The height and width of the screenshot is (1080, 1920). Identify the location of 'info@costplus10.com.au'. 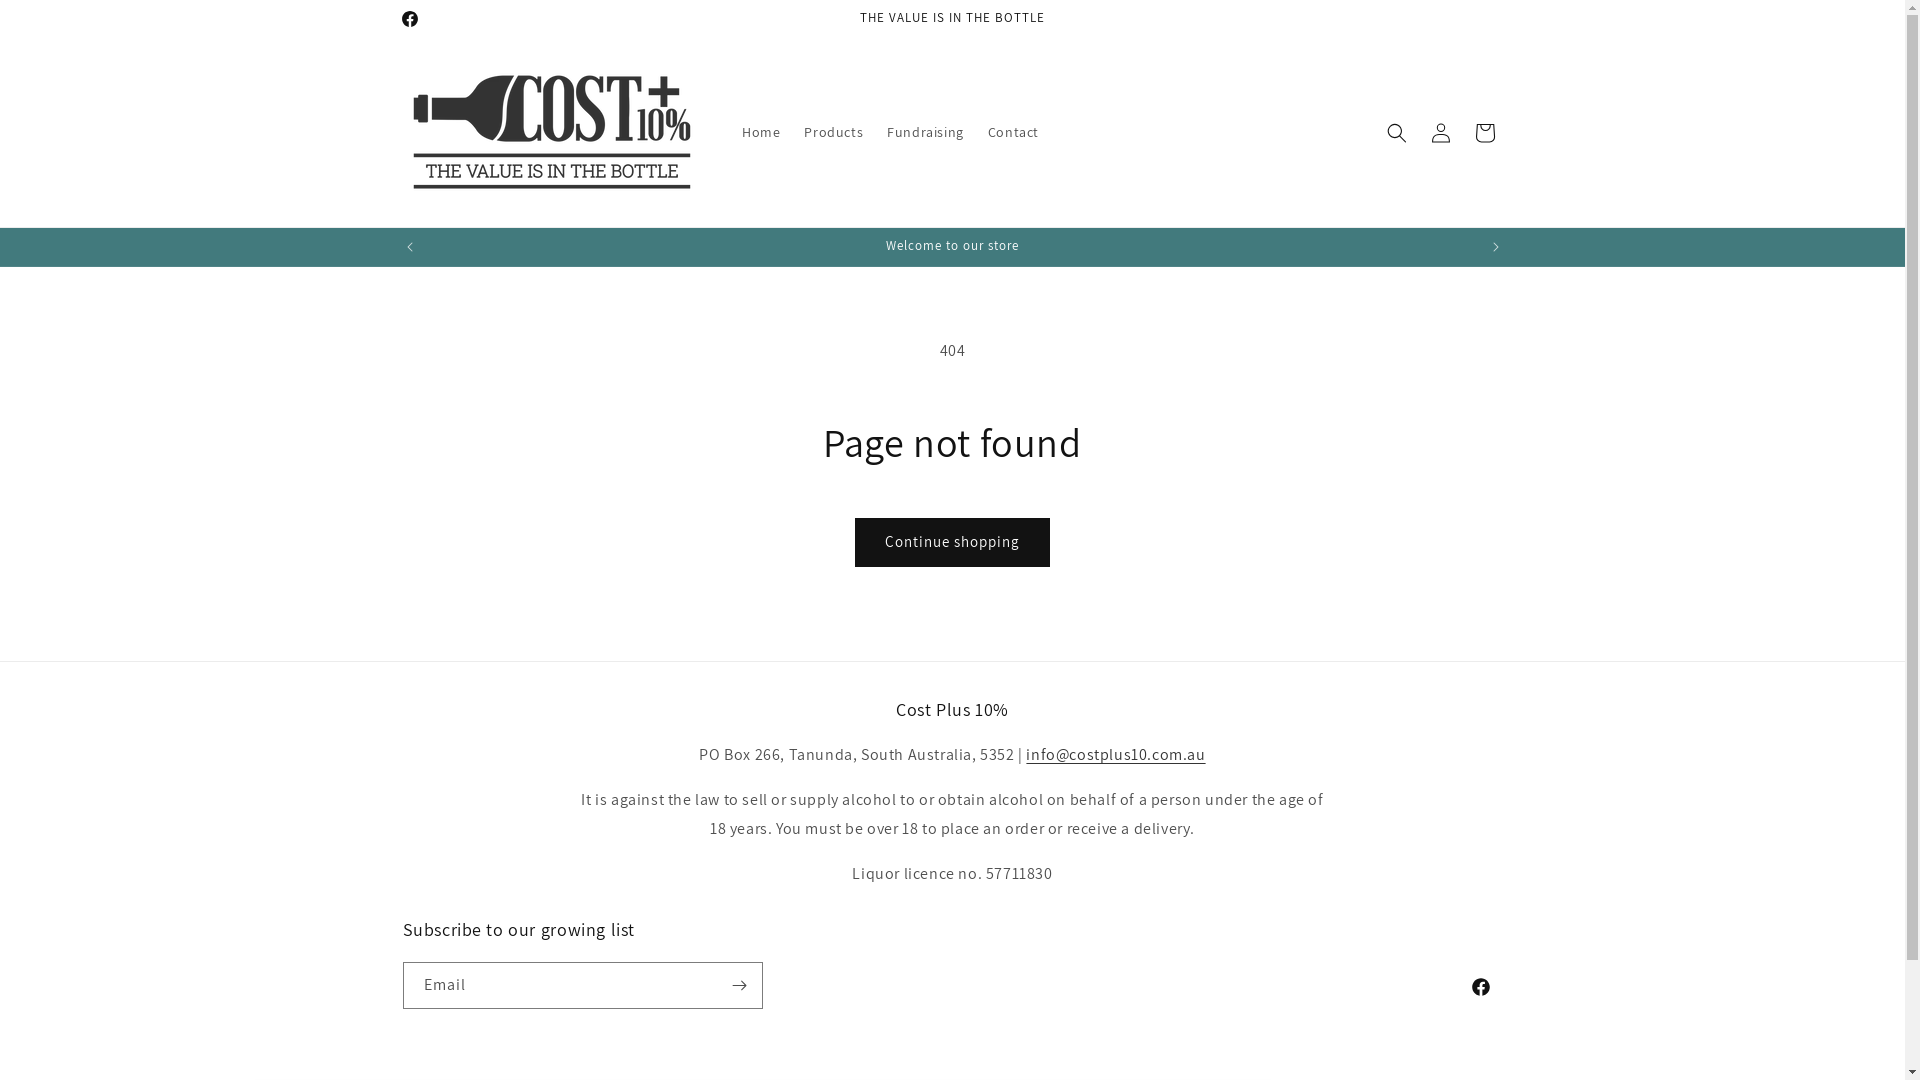
(1114, 754).